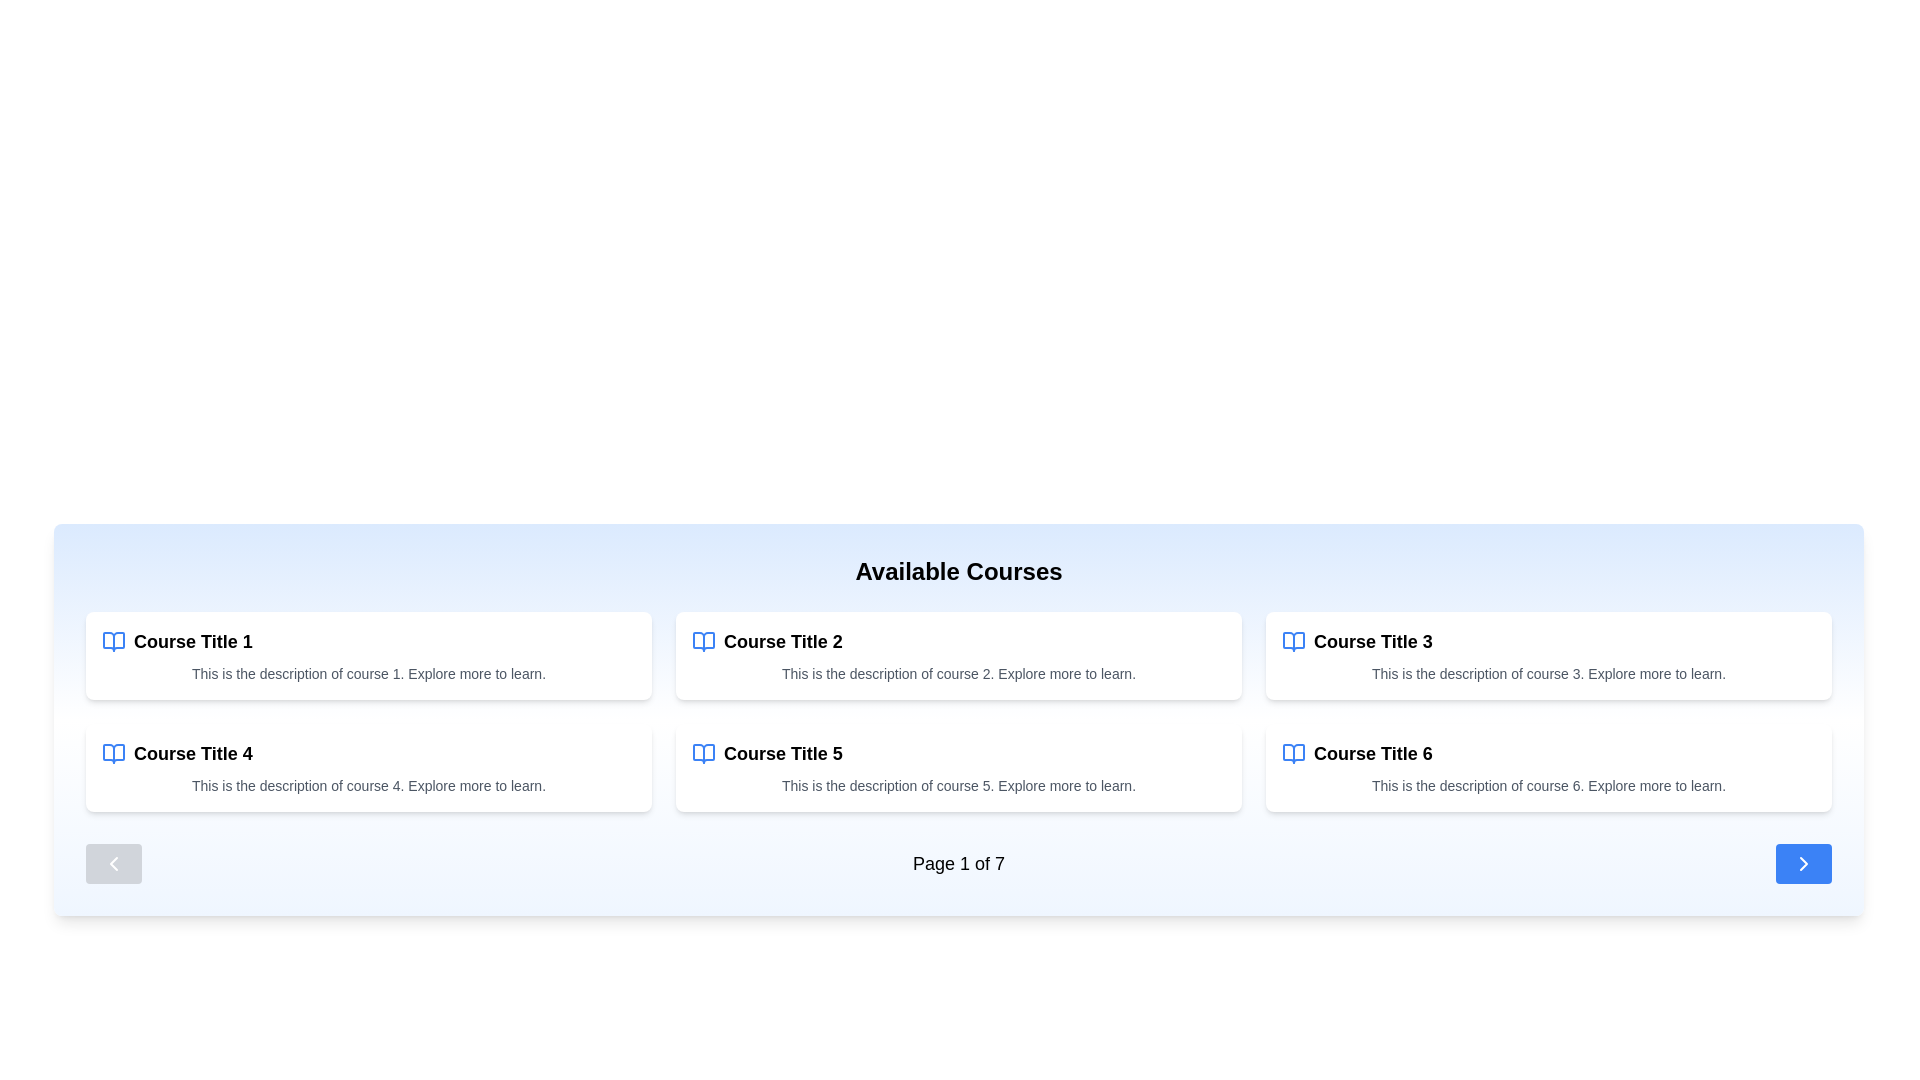 This screenshot has width=1920, height=1080. What do you see at coordinates (958, 766) in the screenshot?
I see `the informational card displaying 'Course Title 5', which presents its title and description, located in the middle row and central column of the grid` at bounding box center [958, 766].